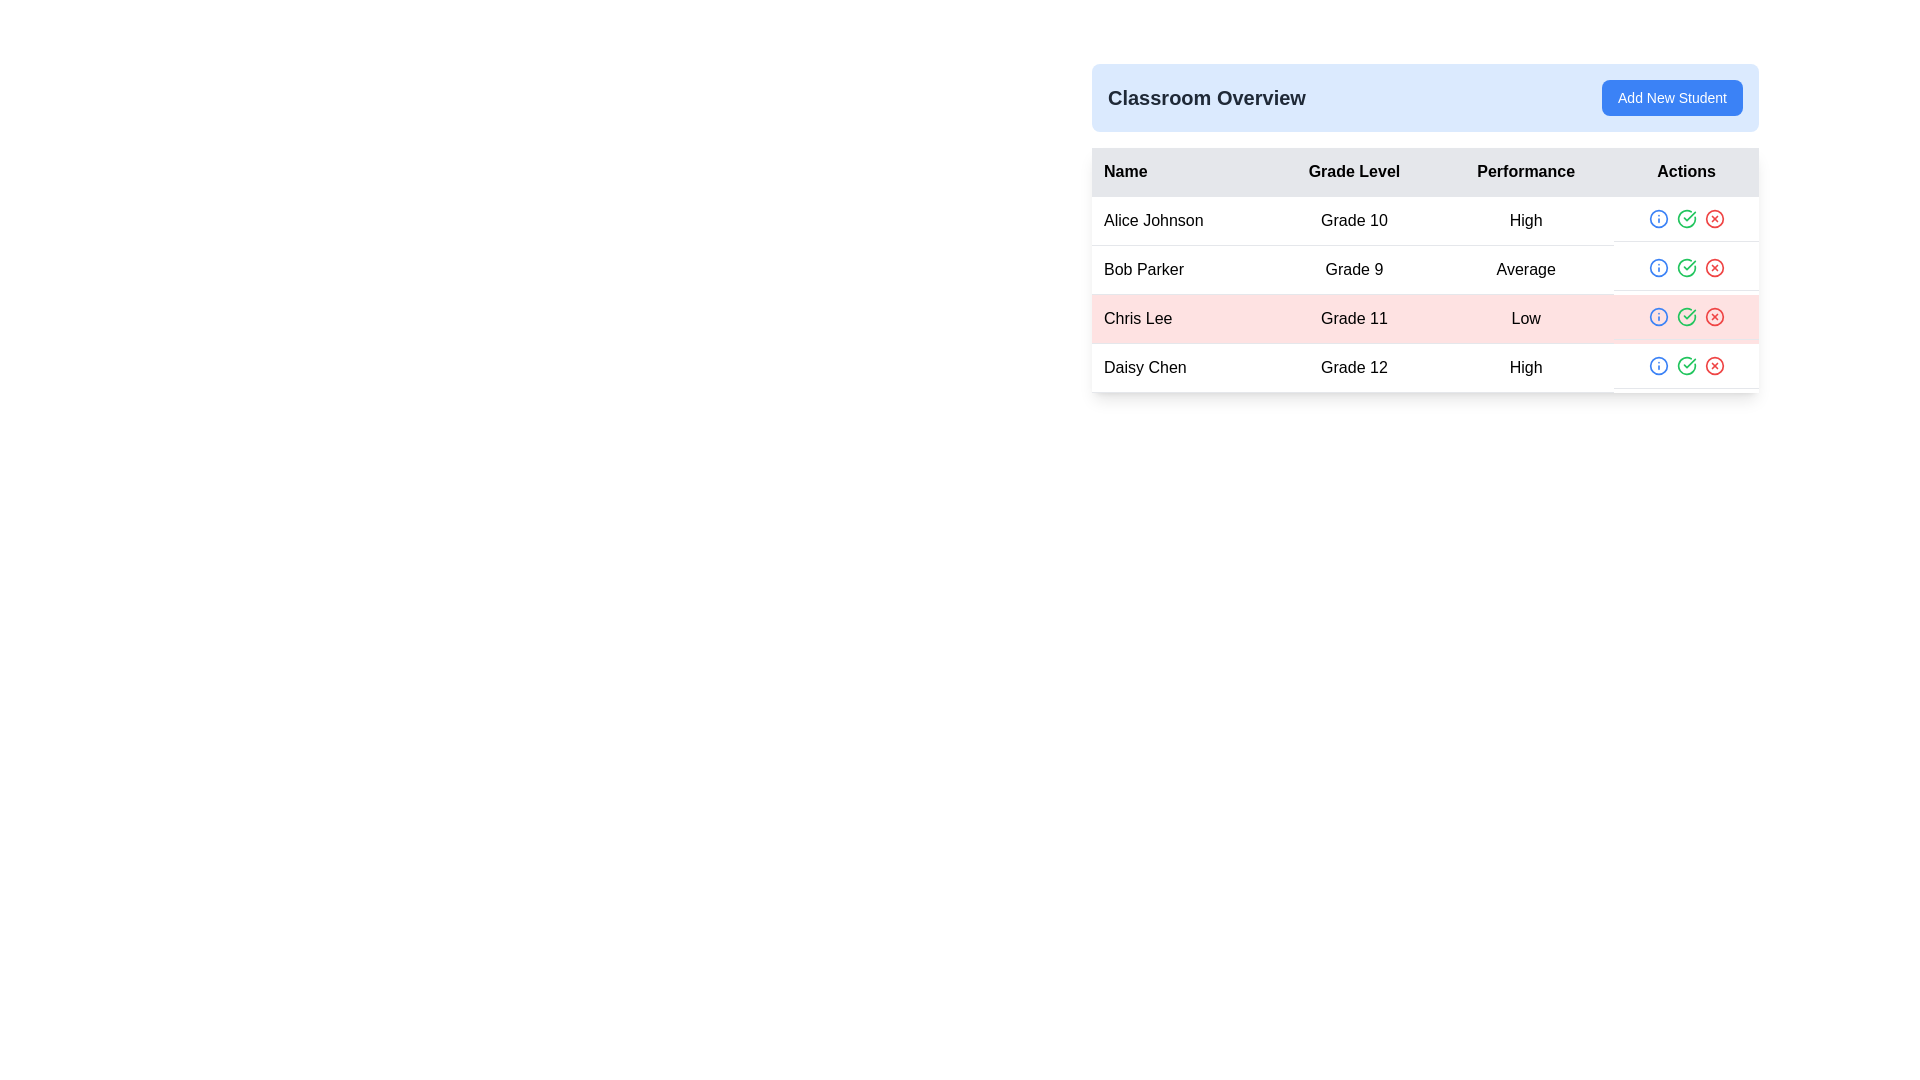  I want to click on the text cell containing 'Alice Johnson', located in the first column of the first data row under the 'Name' header, so click(1180, 220).